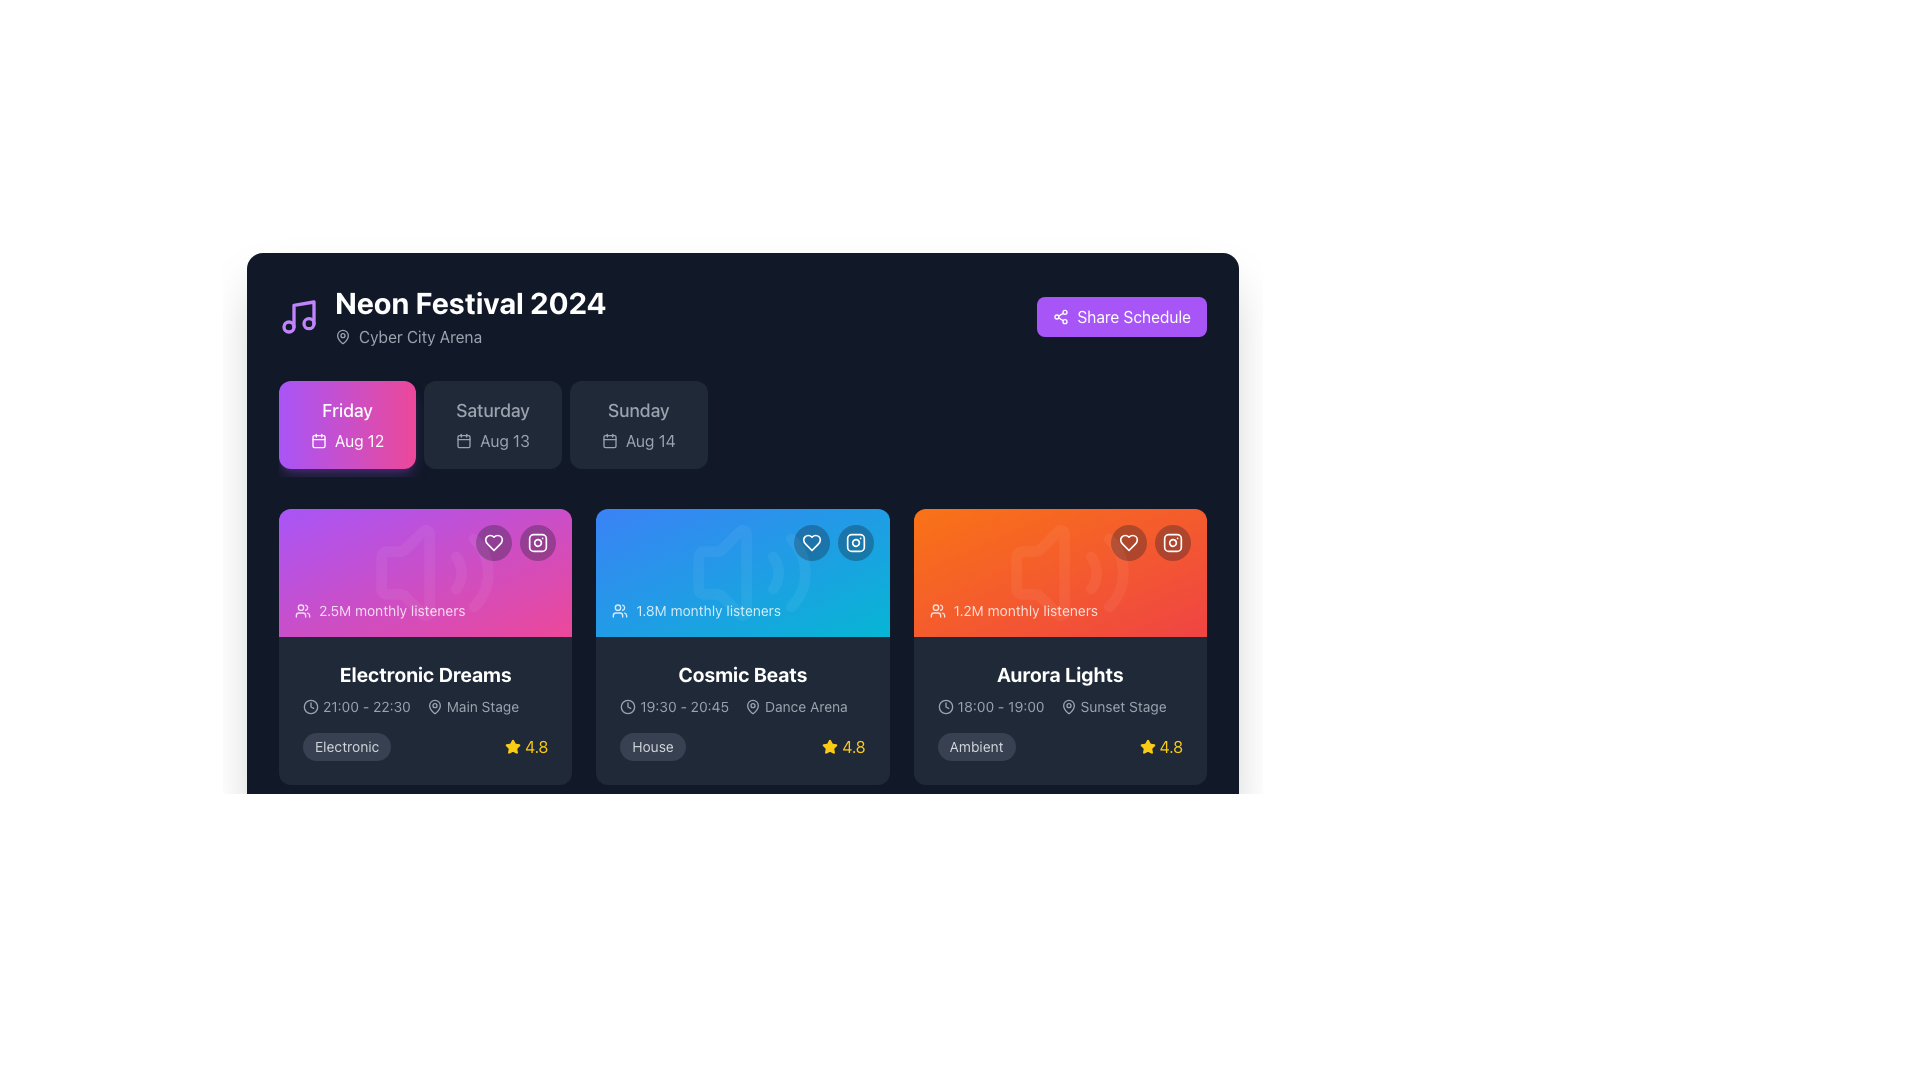  I want to click on the Background element within the SVG that is a rectangular shape with rounded corners, situated under the 'Sunday' button in a dark-themed calendar interface, so click(608, 440).